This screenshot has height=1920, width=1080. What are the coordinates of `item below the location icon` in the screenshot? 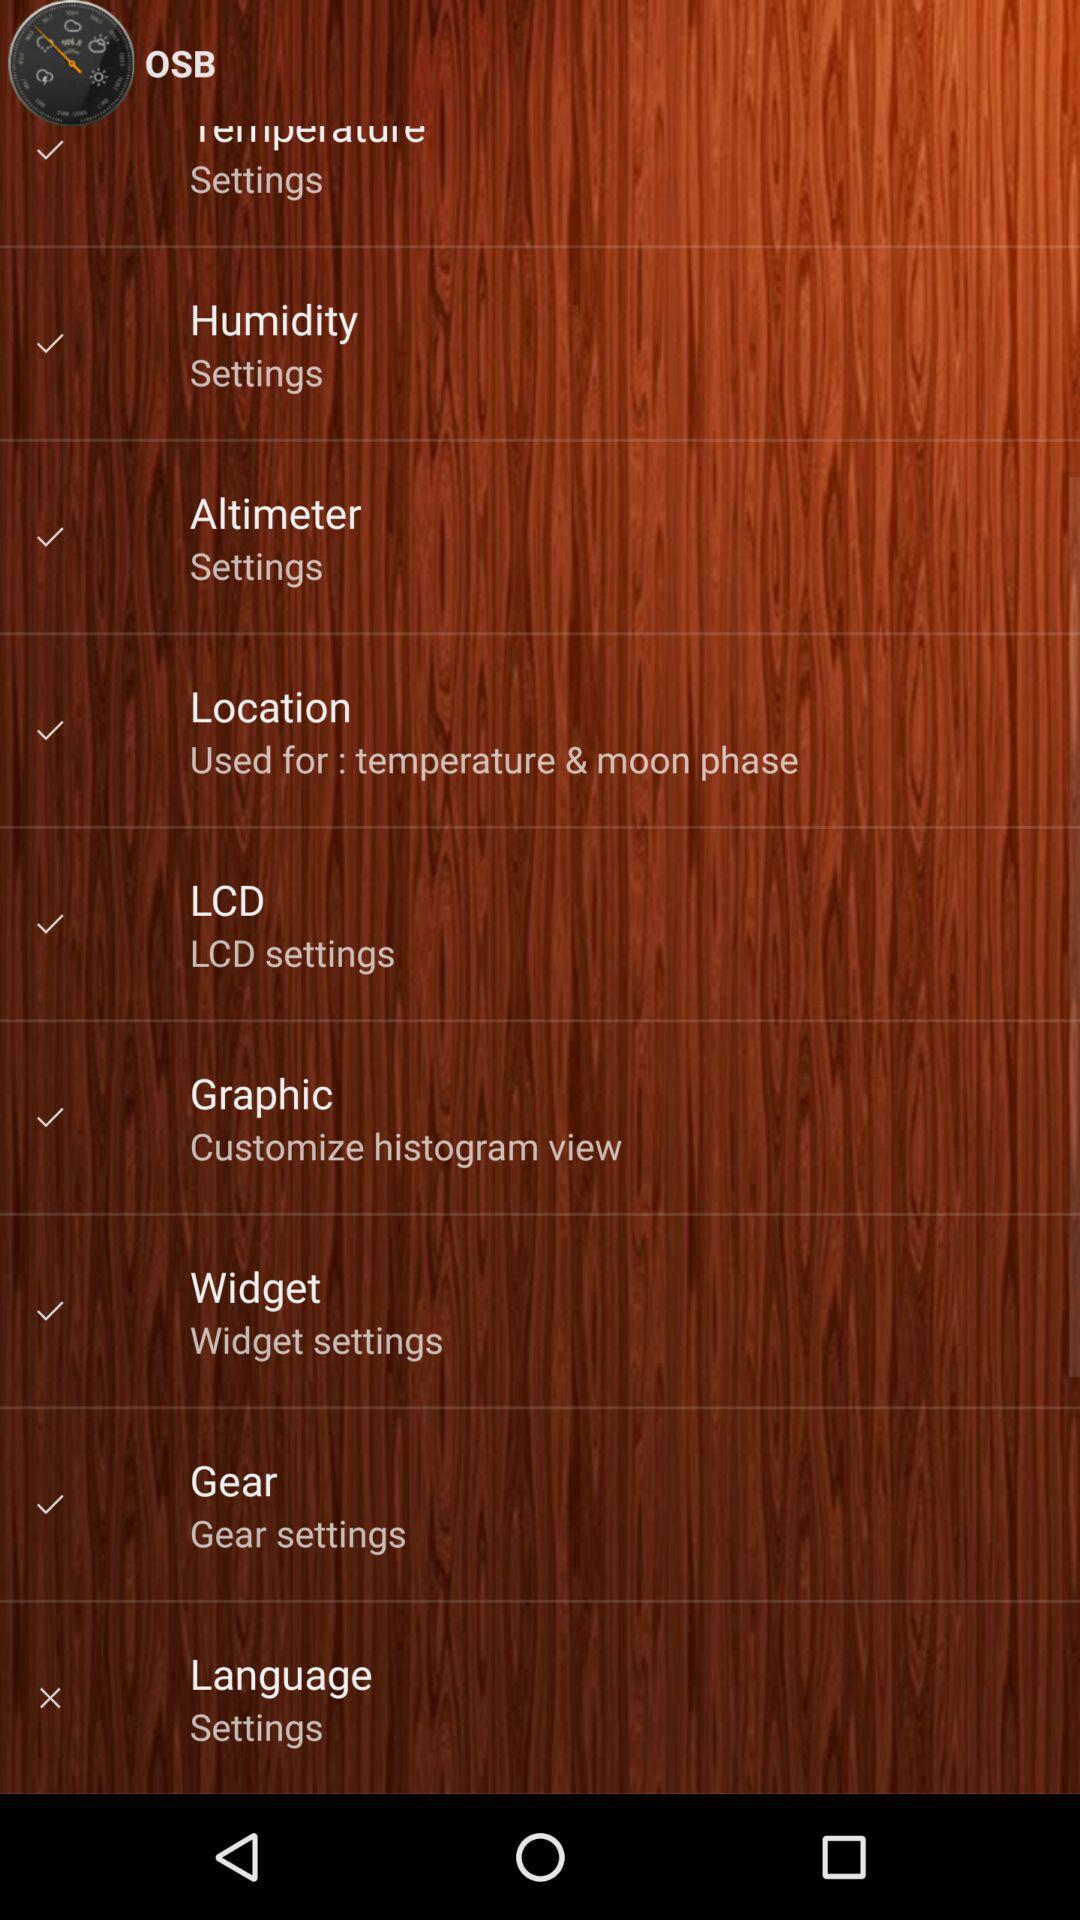 It's located at (494, 757).